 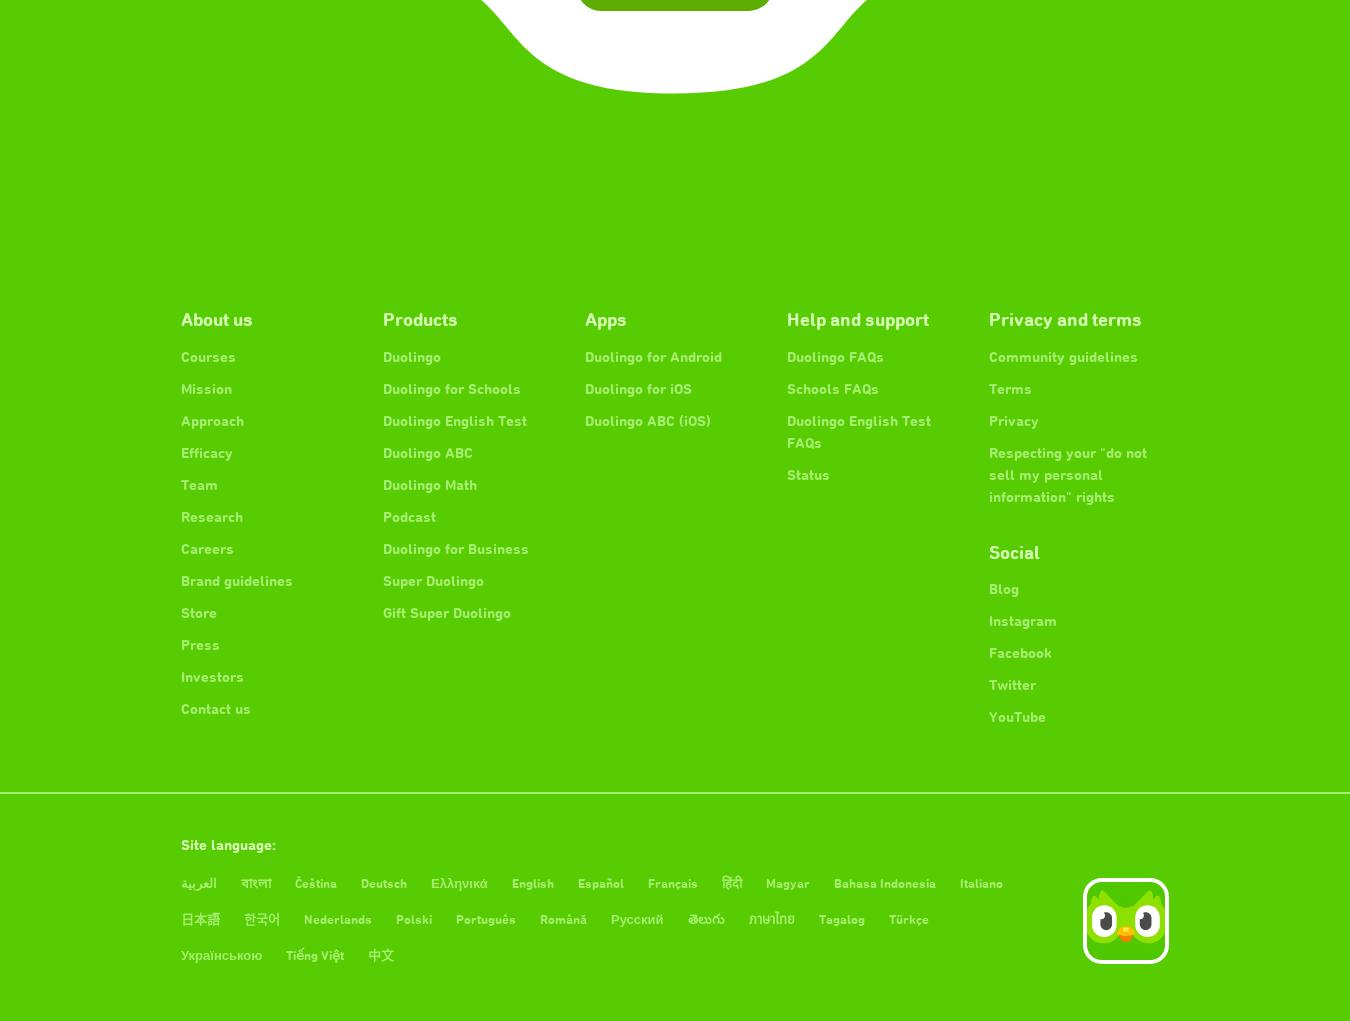 I want to click on 'Terms', so click(x=1009, y=387).